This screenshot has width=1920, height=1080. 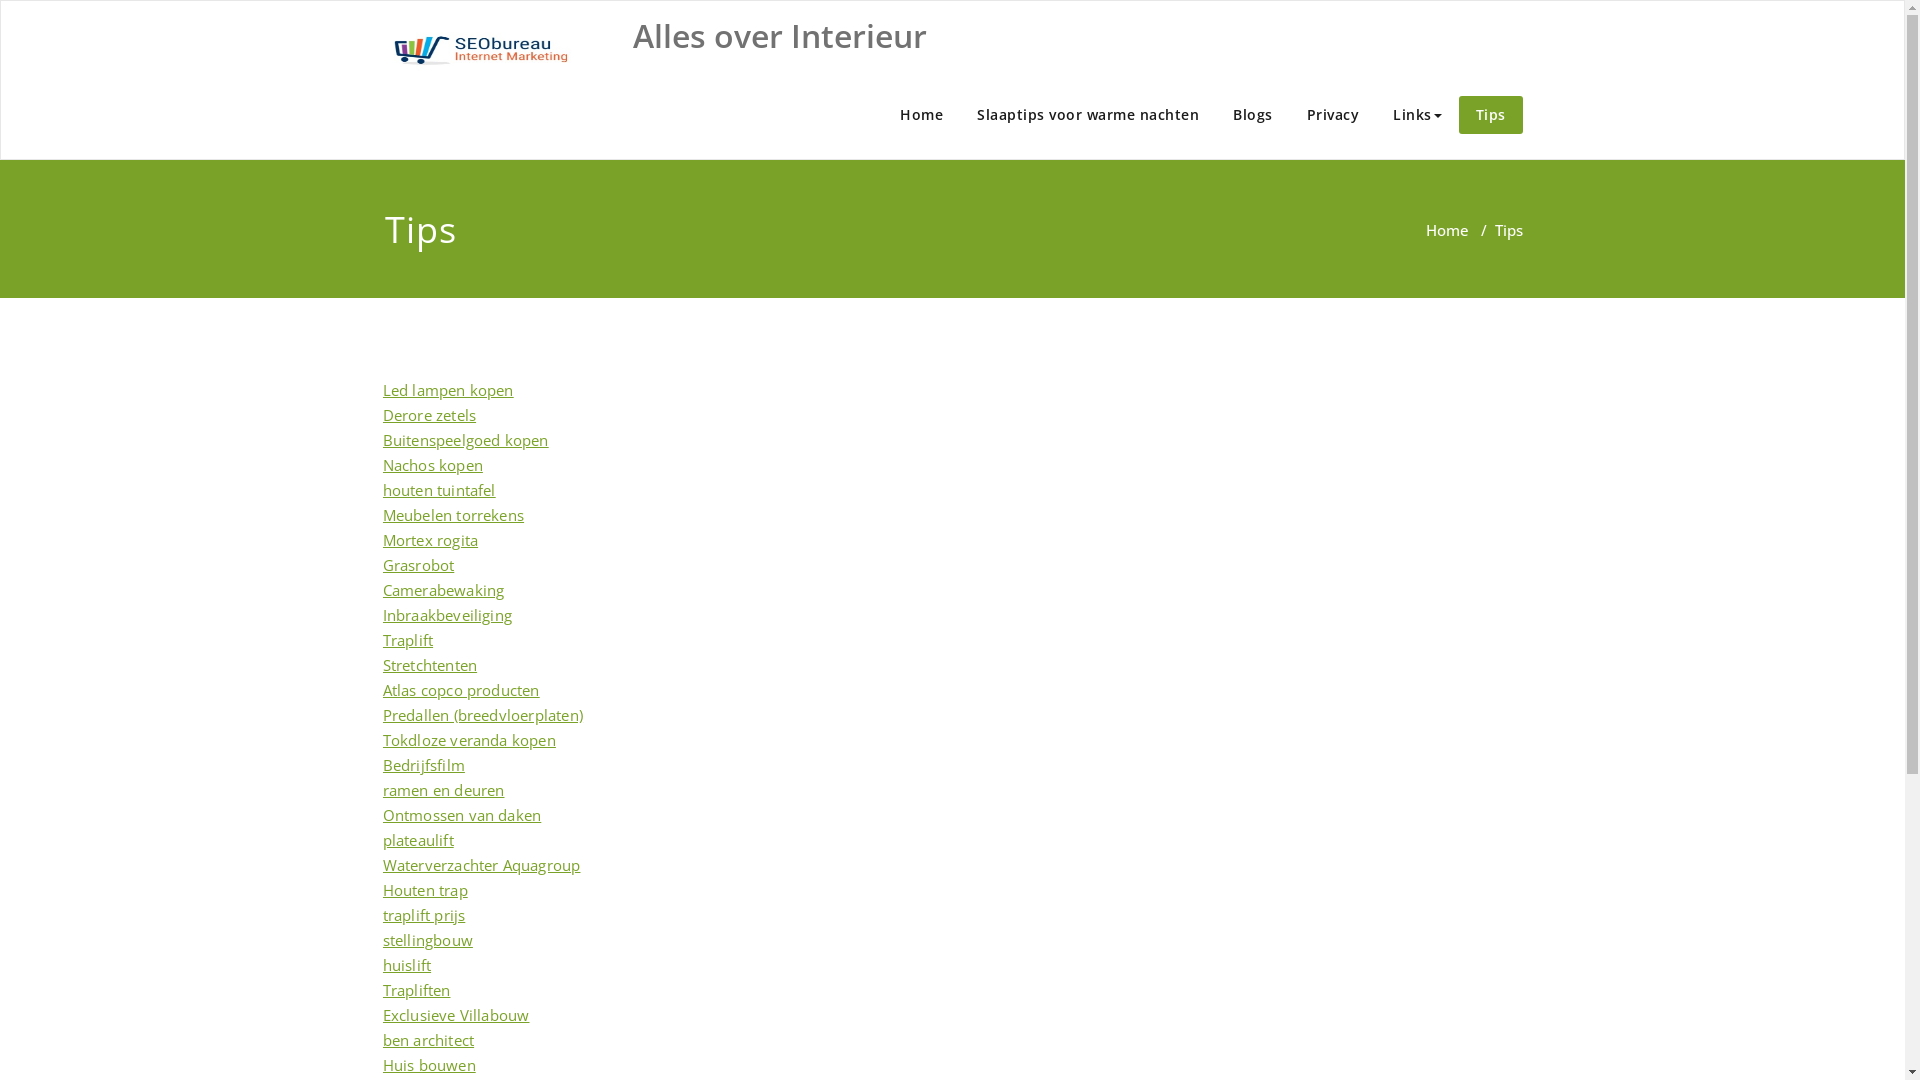 What do you see at coordinates (454, 1014) in the screenshot?
I see `'Exclusieve Villabouw'` at bounding box center [454, 1014].